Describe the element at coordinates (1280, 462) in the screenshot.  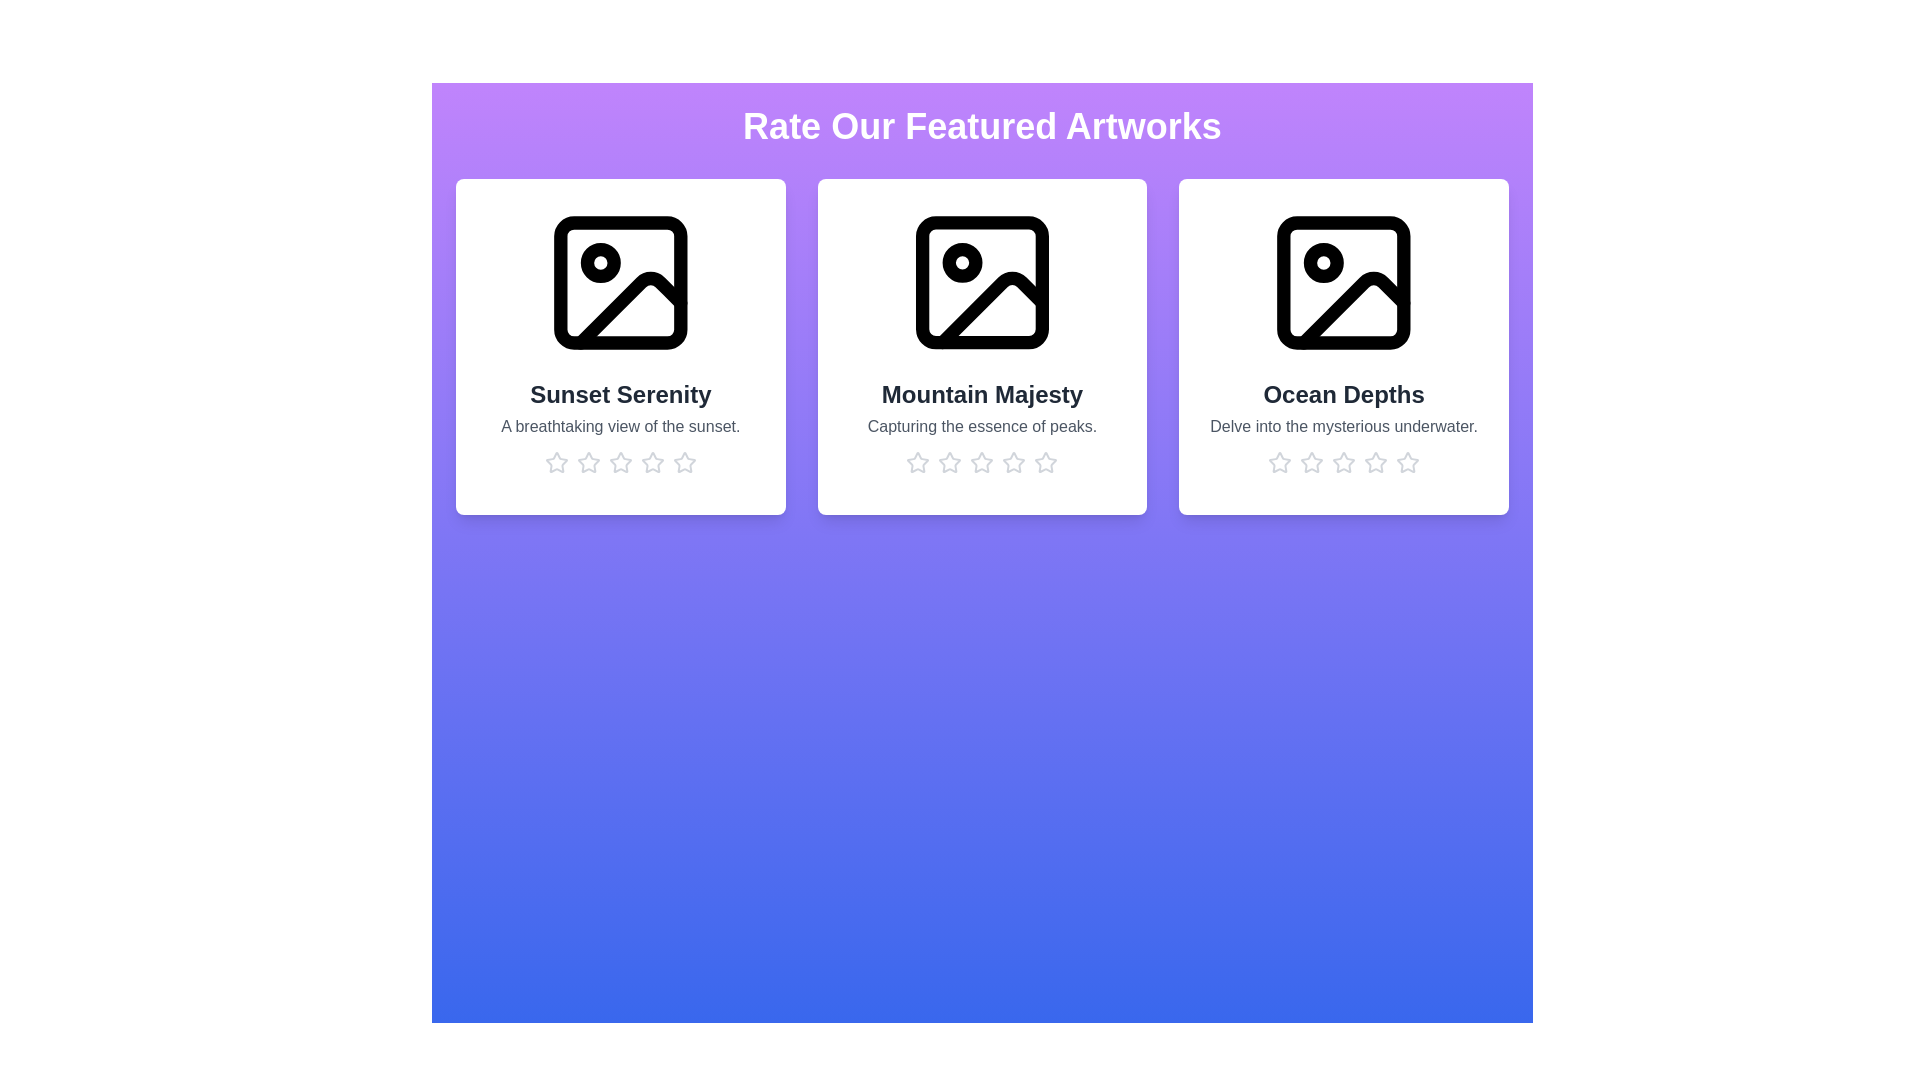
I see `the rating for the artwork 'Ocean Depths' to 1 stars` at that location.